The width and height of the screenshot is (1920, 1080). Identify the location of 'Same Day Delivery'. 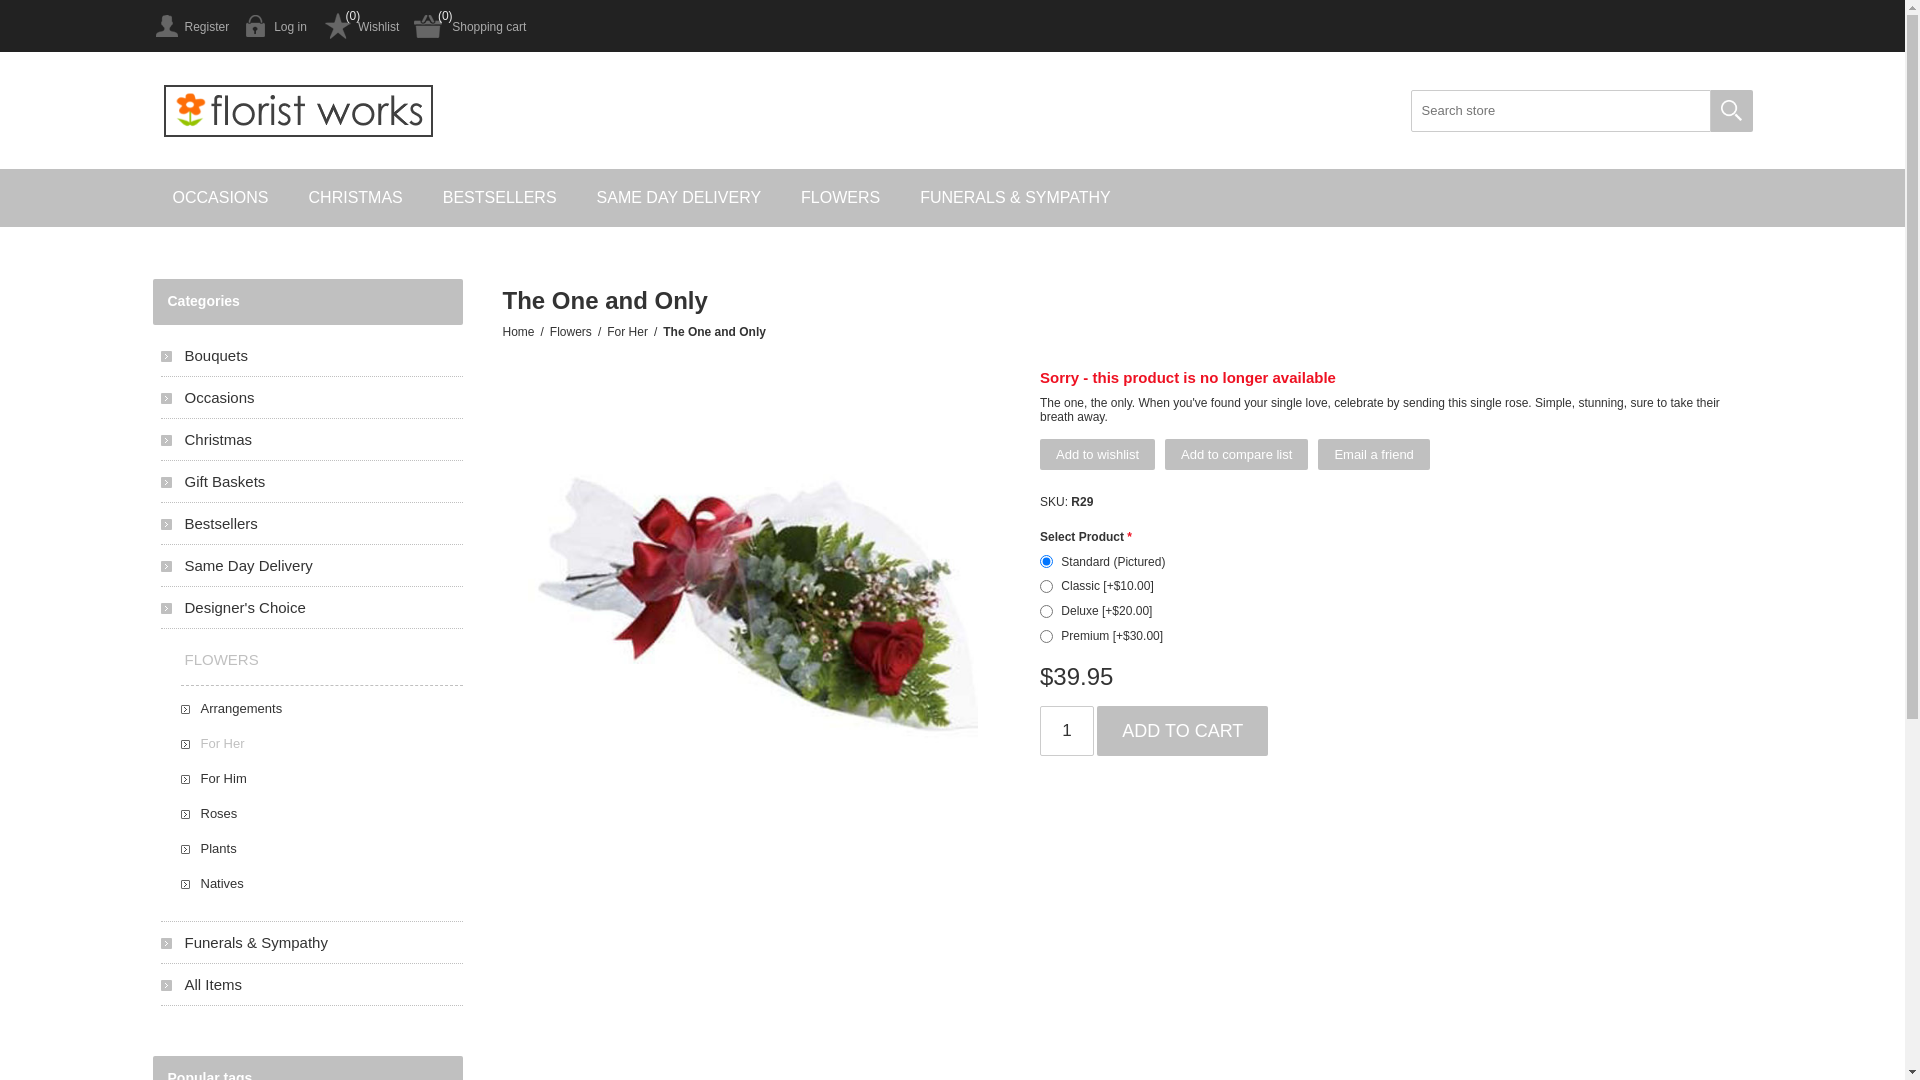
(310, 565).